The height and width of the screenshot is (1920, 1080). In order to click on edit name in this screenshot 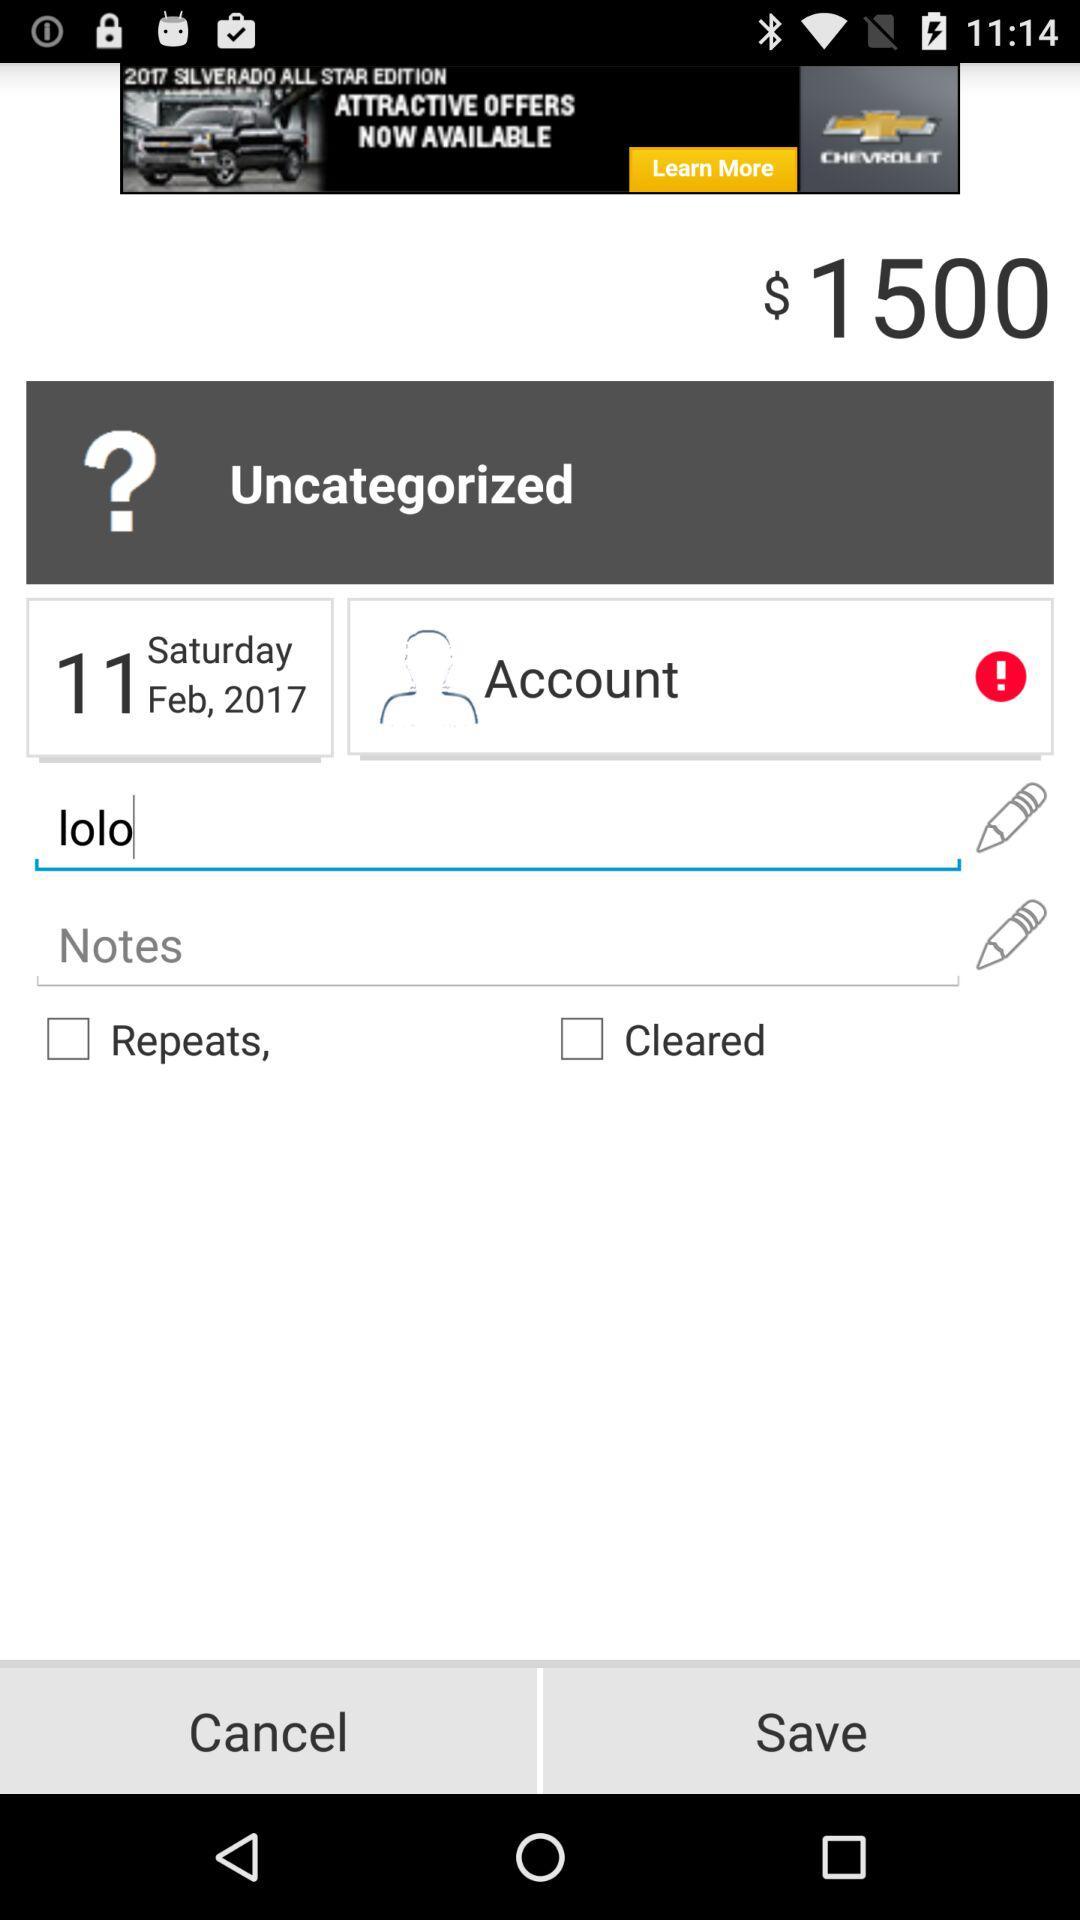, I will do `click(1011, 818)`.